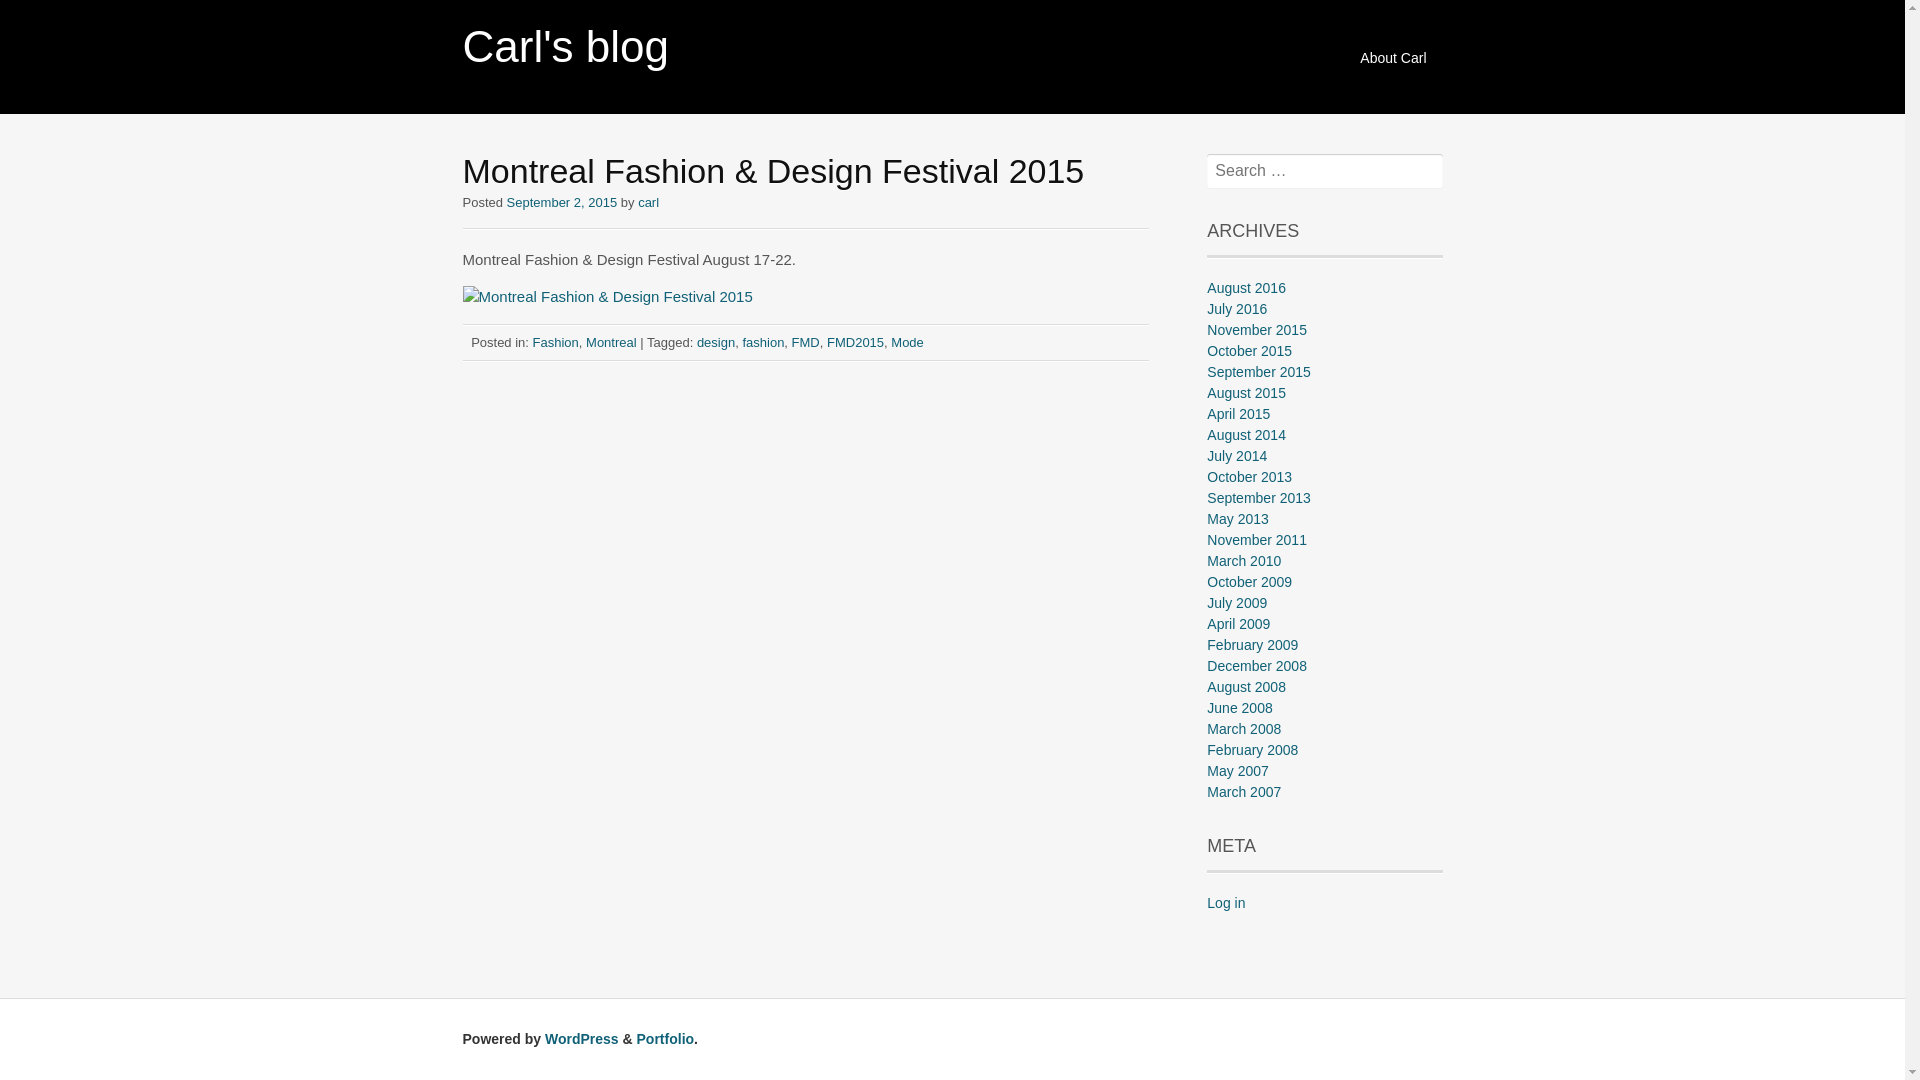 This screenshot has width=1920, height=1080. Describe the element at coordinates (1256, 540) in the screenshot. I see `'November 2011'` at that location.